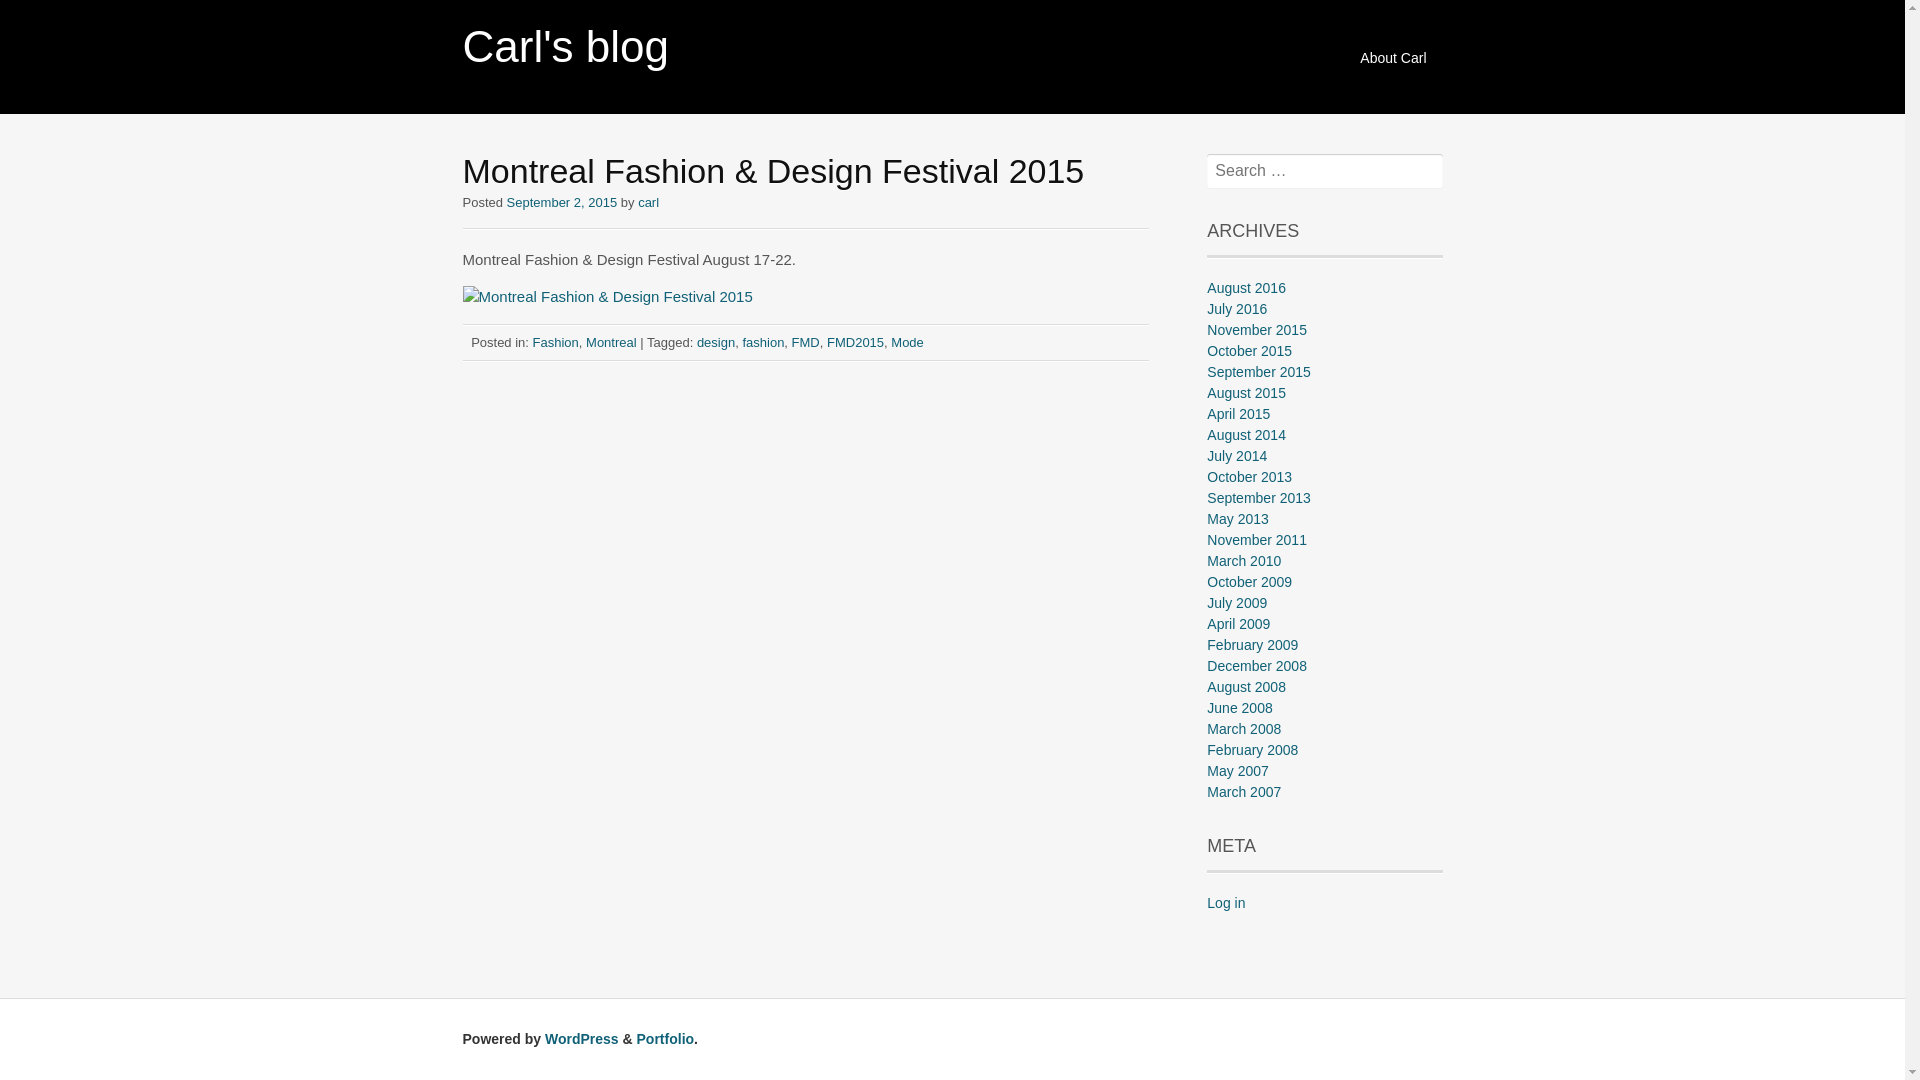 This screenshot has width=1920, height=1080. Describe the element at coordinates (1256, 540) in the screenshot. I see `'November 2011'` at that location.